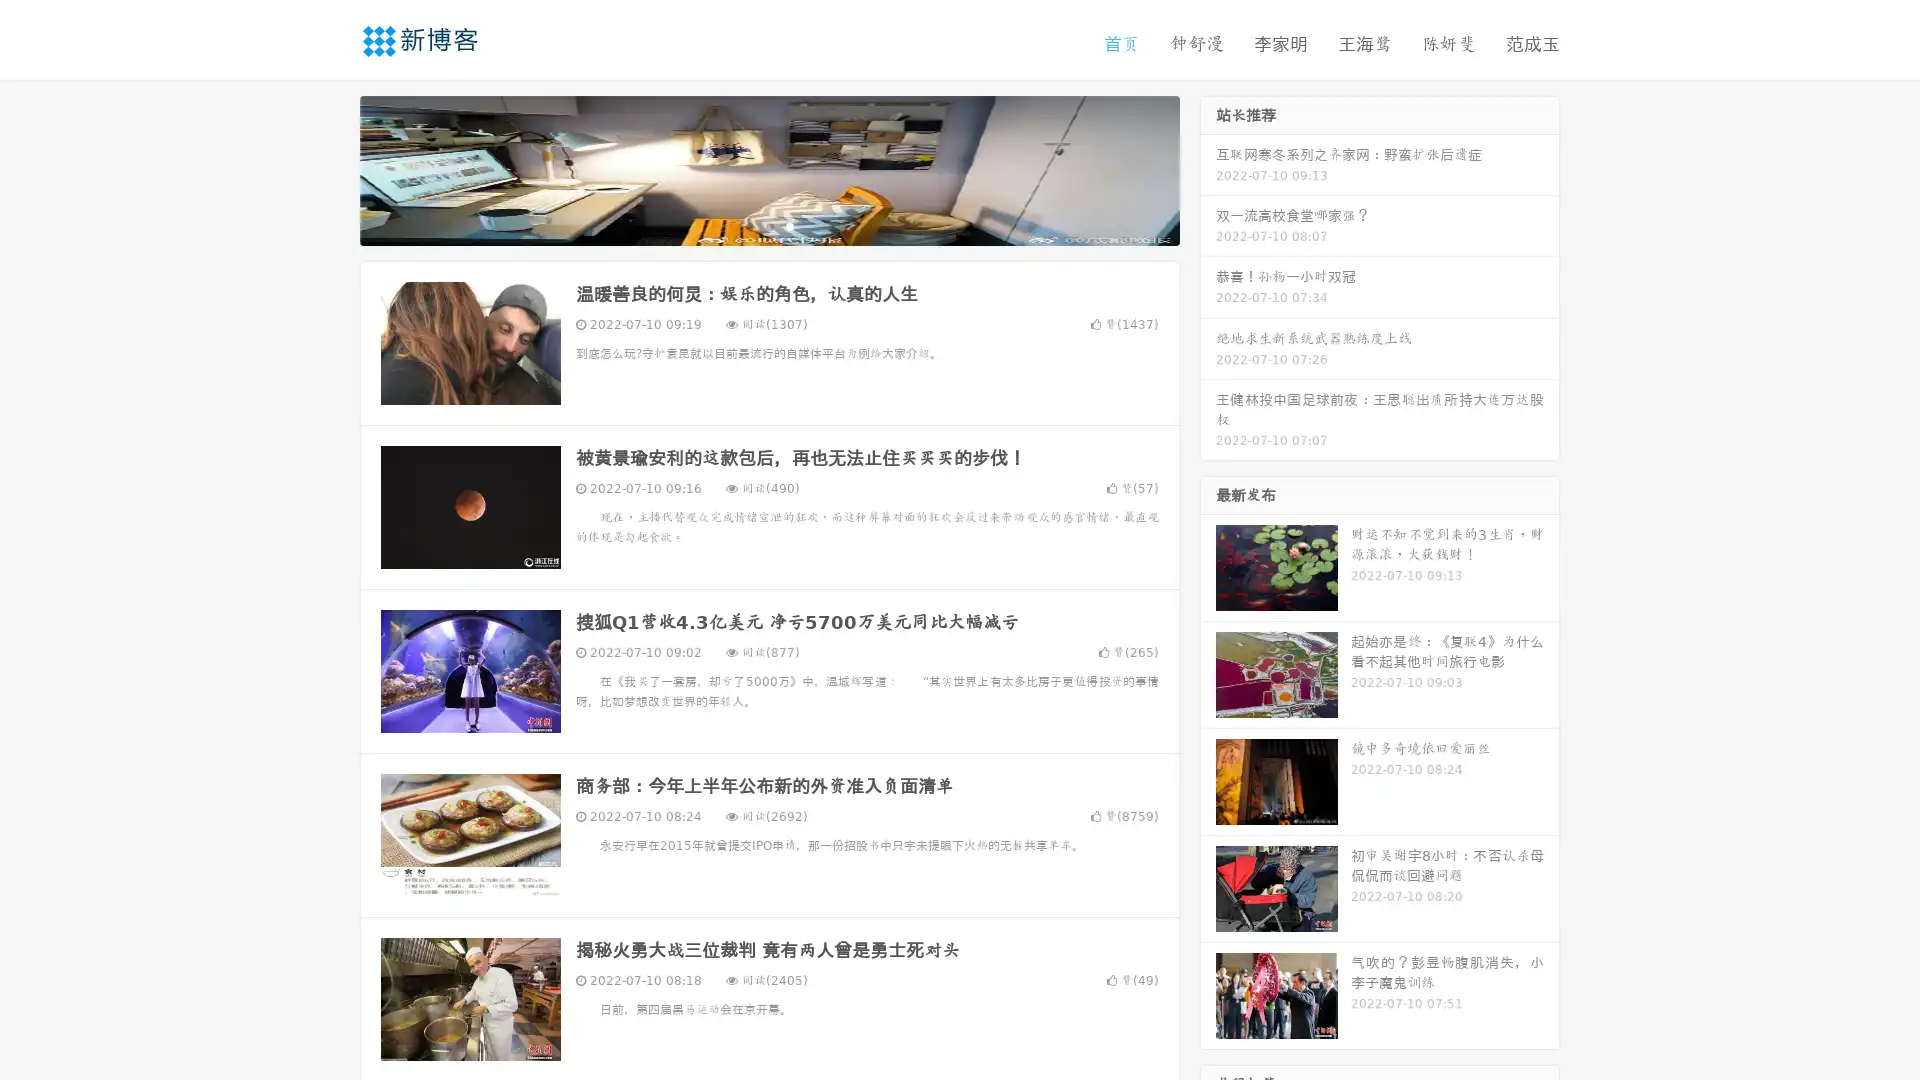  I want to click on Go to slide 2, so click(768, 225).